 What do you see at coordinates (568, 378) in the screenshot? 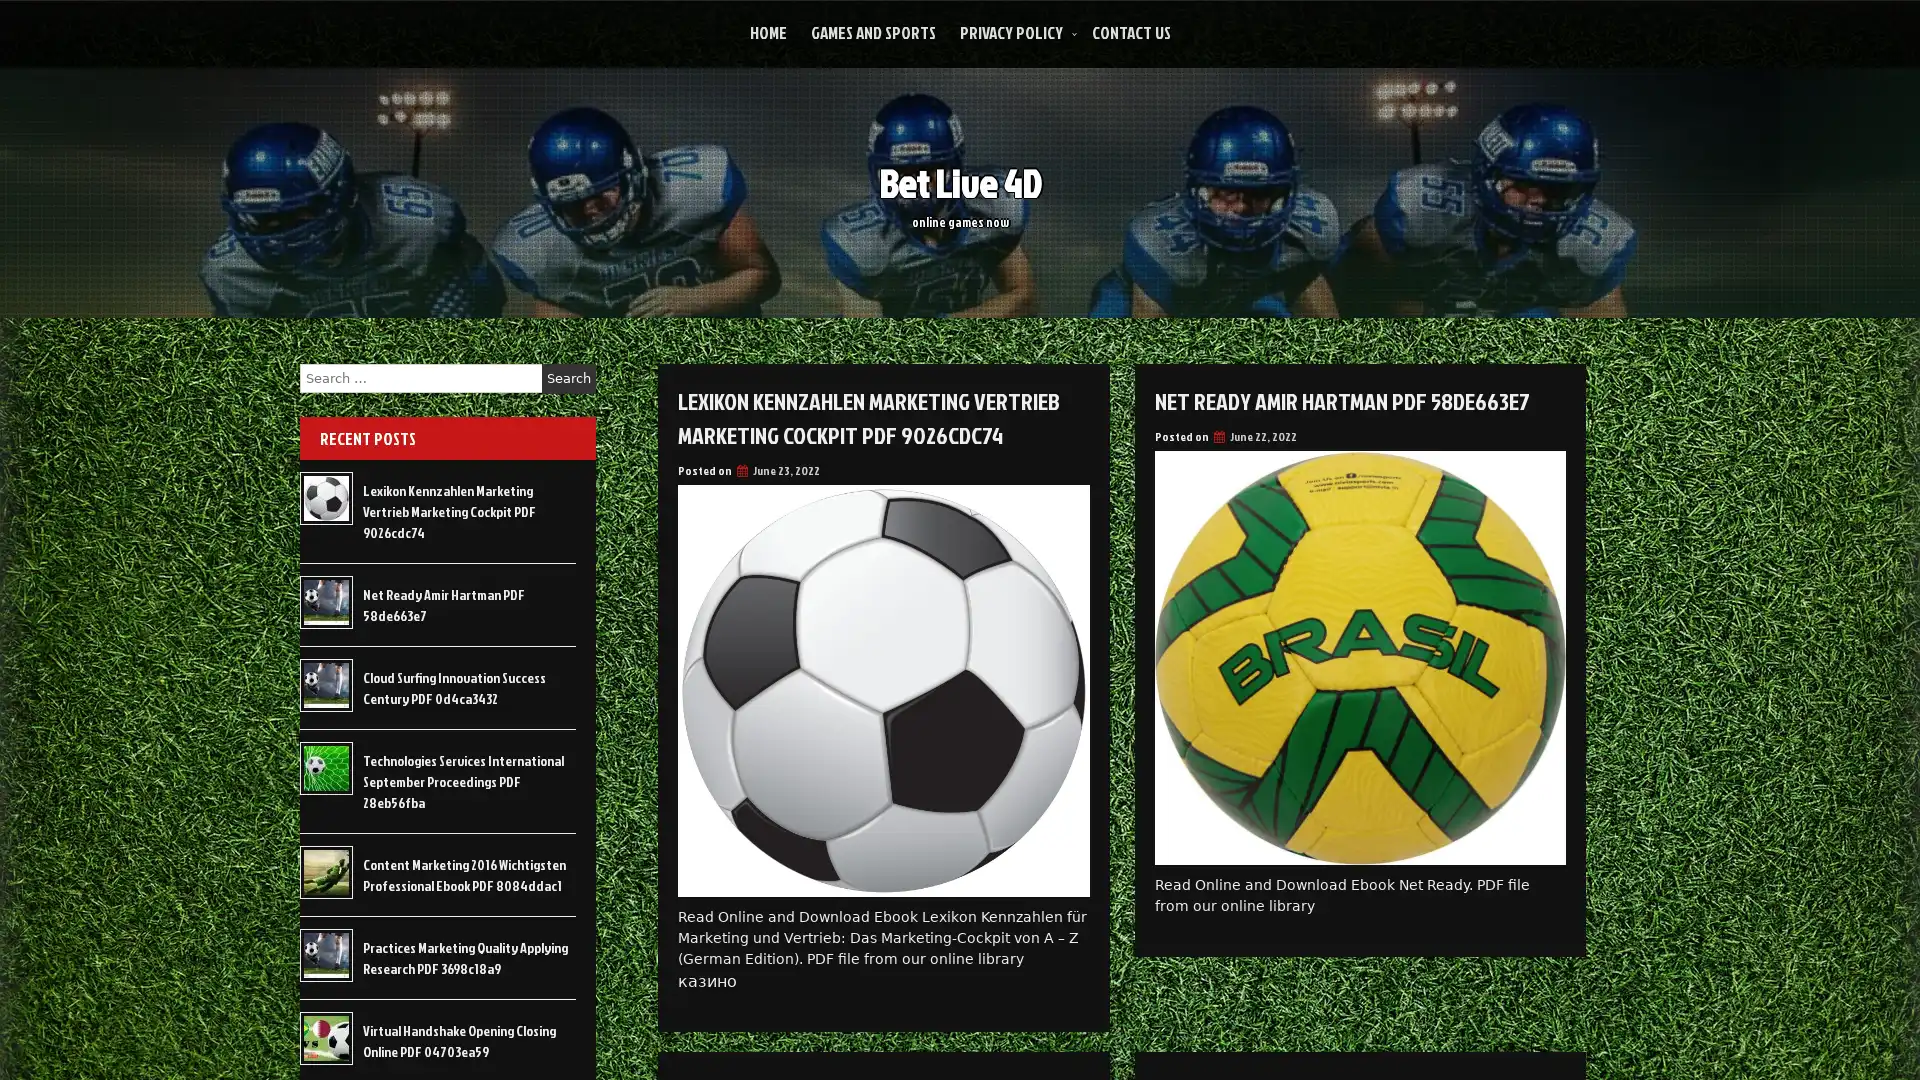
I see `Search` at bounding box center [568, 378].